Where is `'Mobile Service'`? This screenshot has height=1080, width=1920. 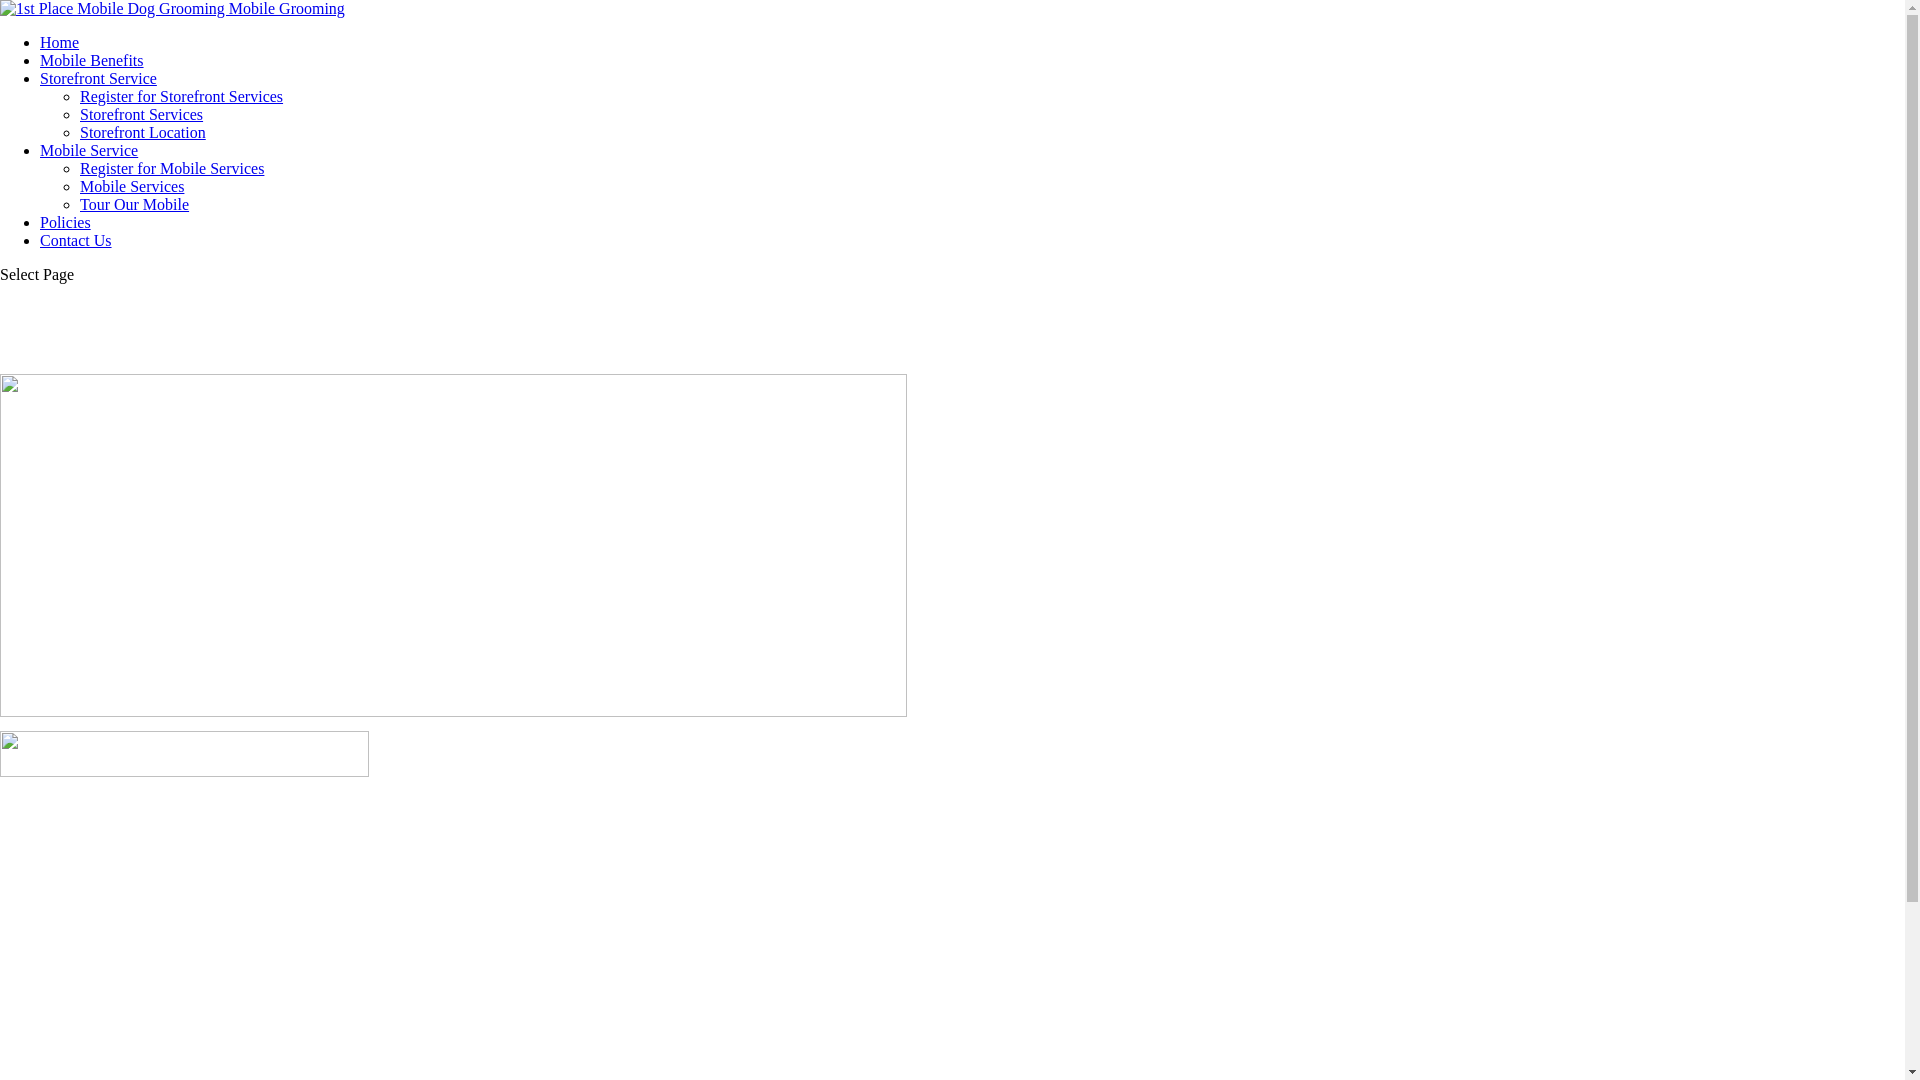
'Mobile Service' is located at coordinates (88, 149).